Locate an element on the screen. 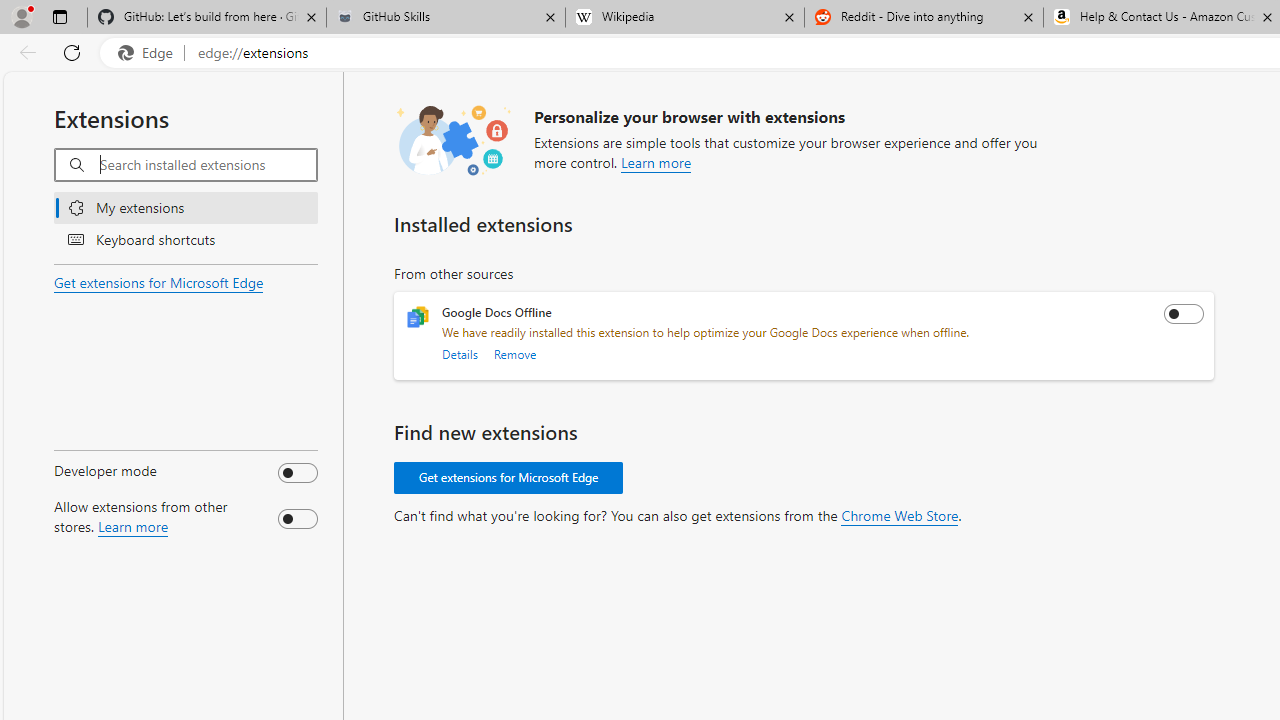 The image size is (1280, 720). 'Chrome Web Store' is located at coordinates (898, 515).